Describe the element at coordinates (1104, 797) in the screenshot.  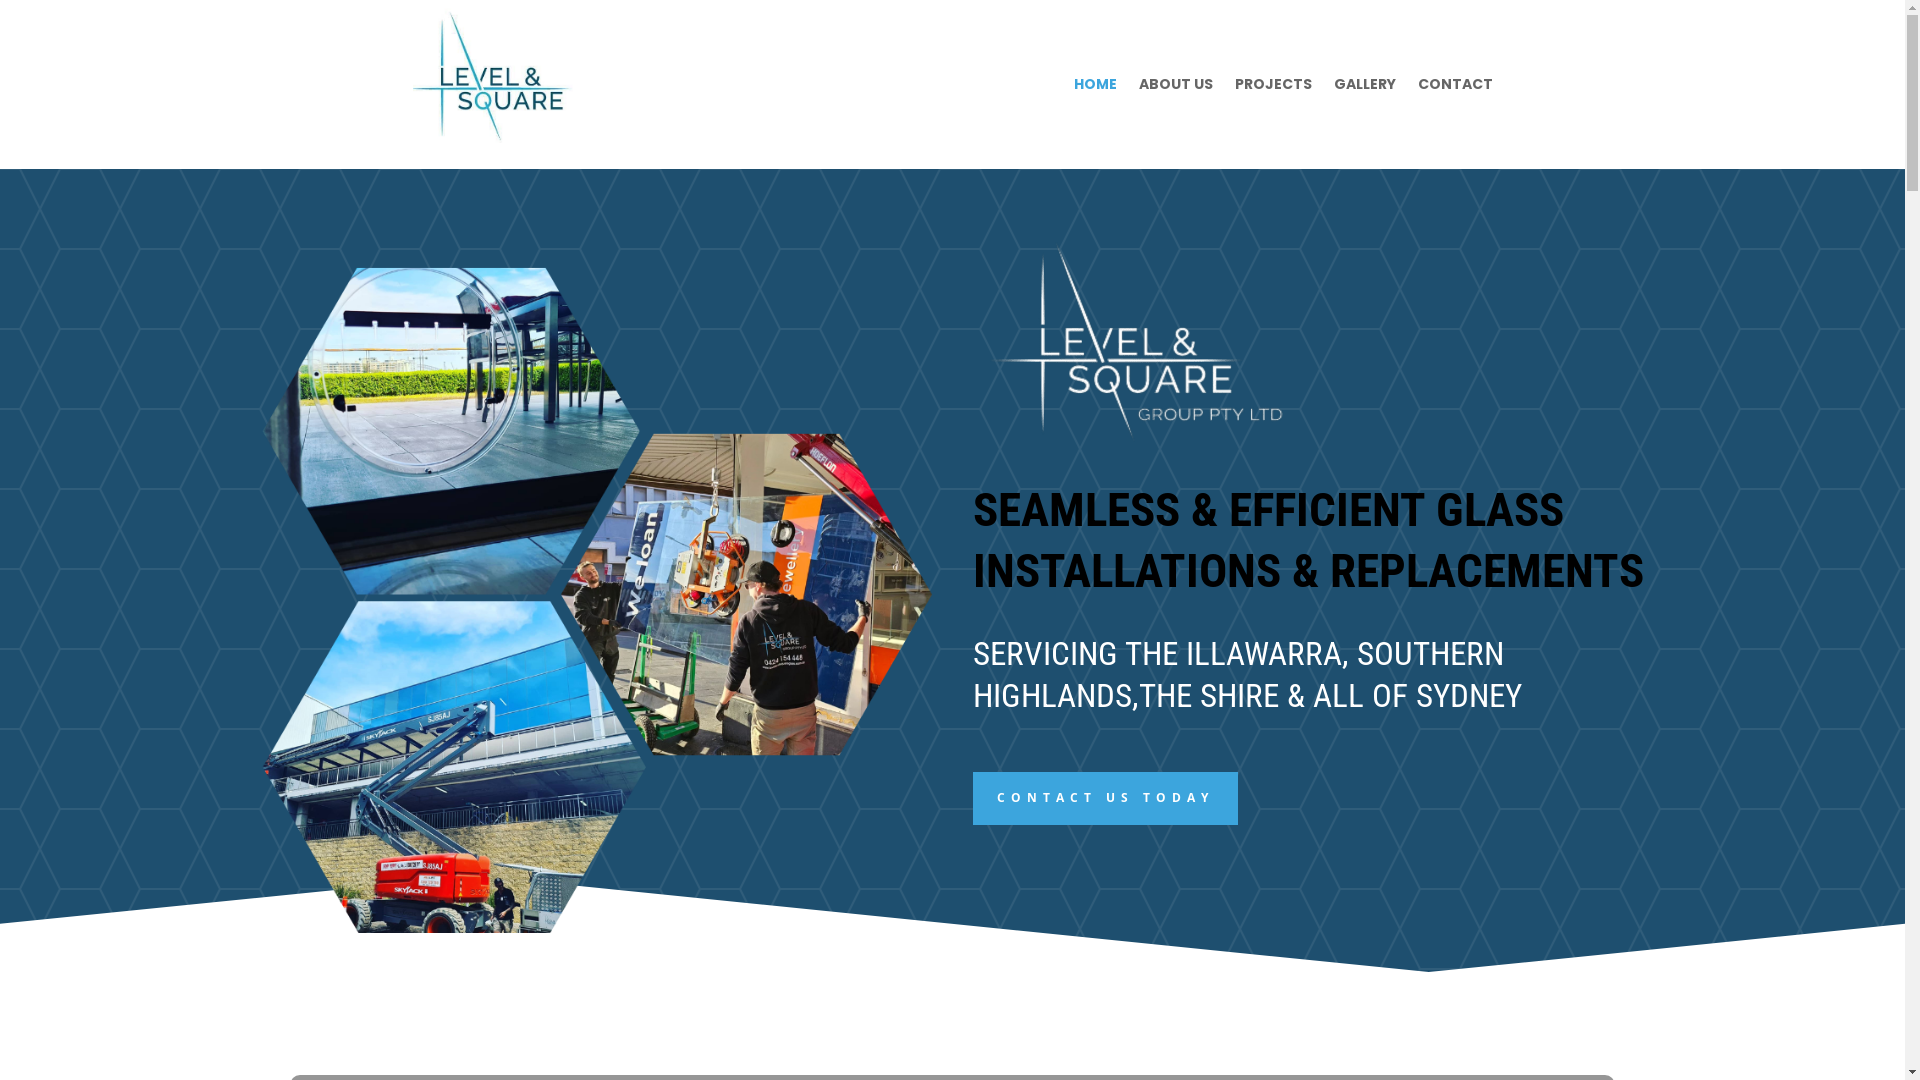
I see `'CONTACT US TODAY'` at that location.